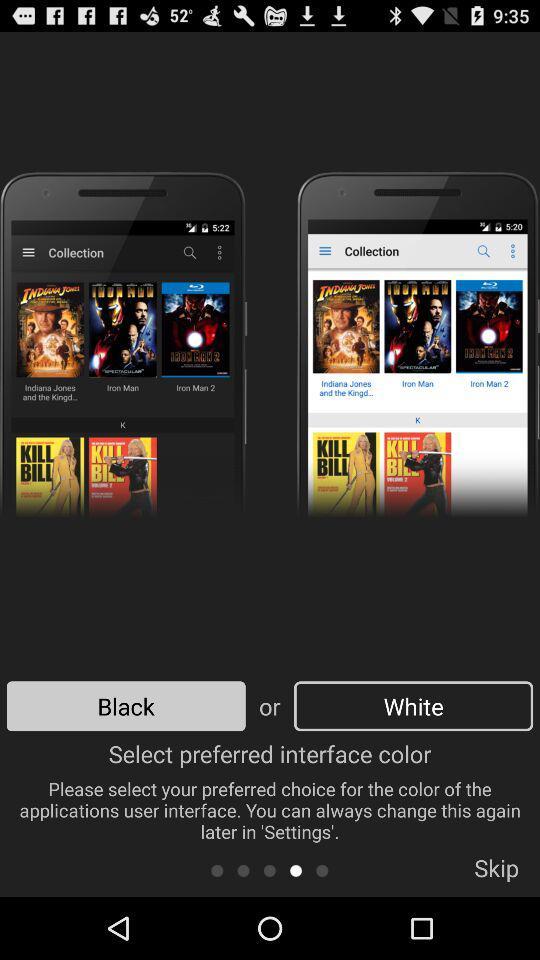 The width and height of the screenshot is (540, 960). I want to click on go back, so click(243, 869).